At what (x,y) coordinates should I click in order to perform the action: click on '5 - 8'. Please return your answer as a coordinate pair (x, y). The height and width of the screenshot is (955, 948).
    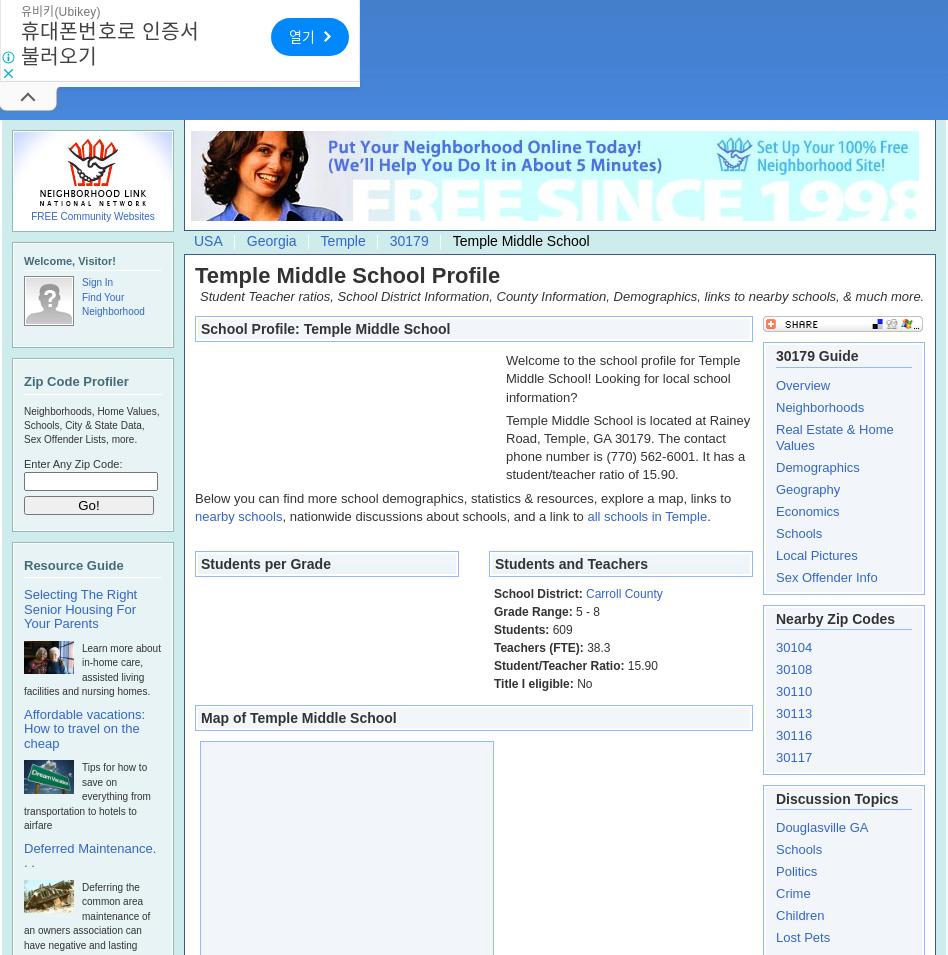
    Looking at the image, I should click on (585, 611).